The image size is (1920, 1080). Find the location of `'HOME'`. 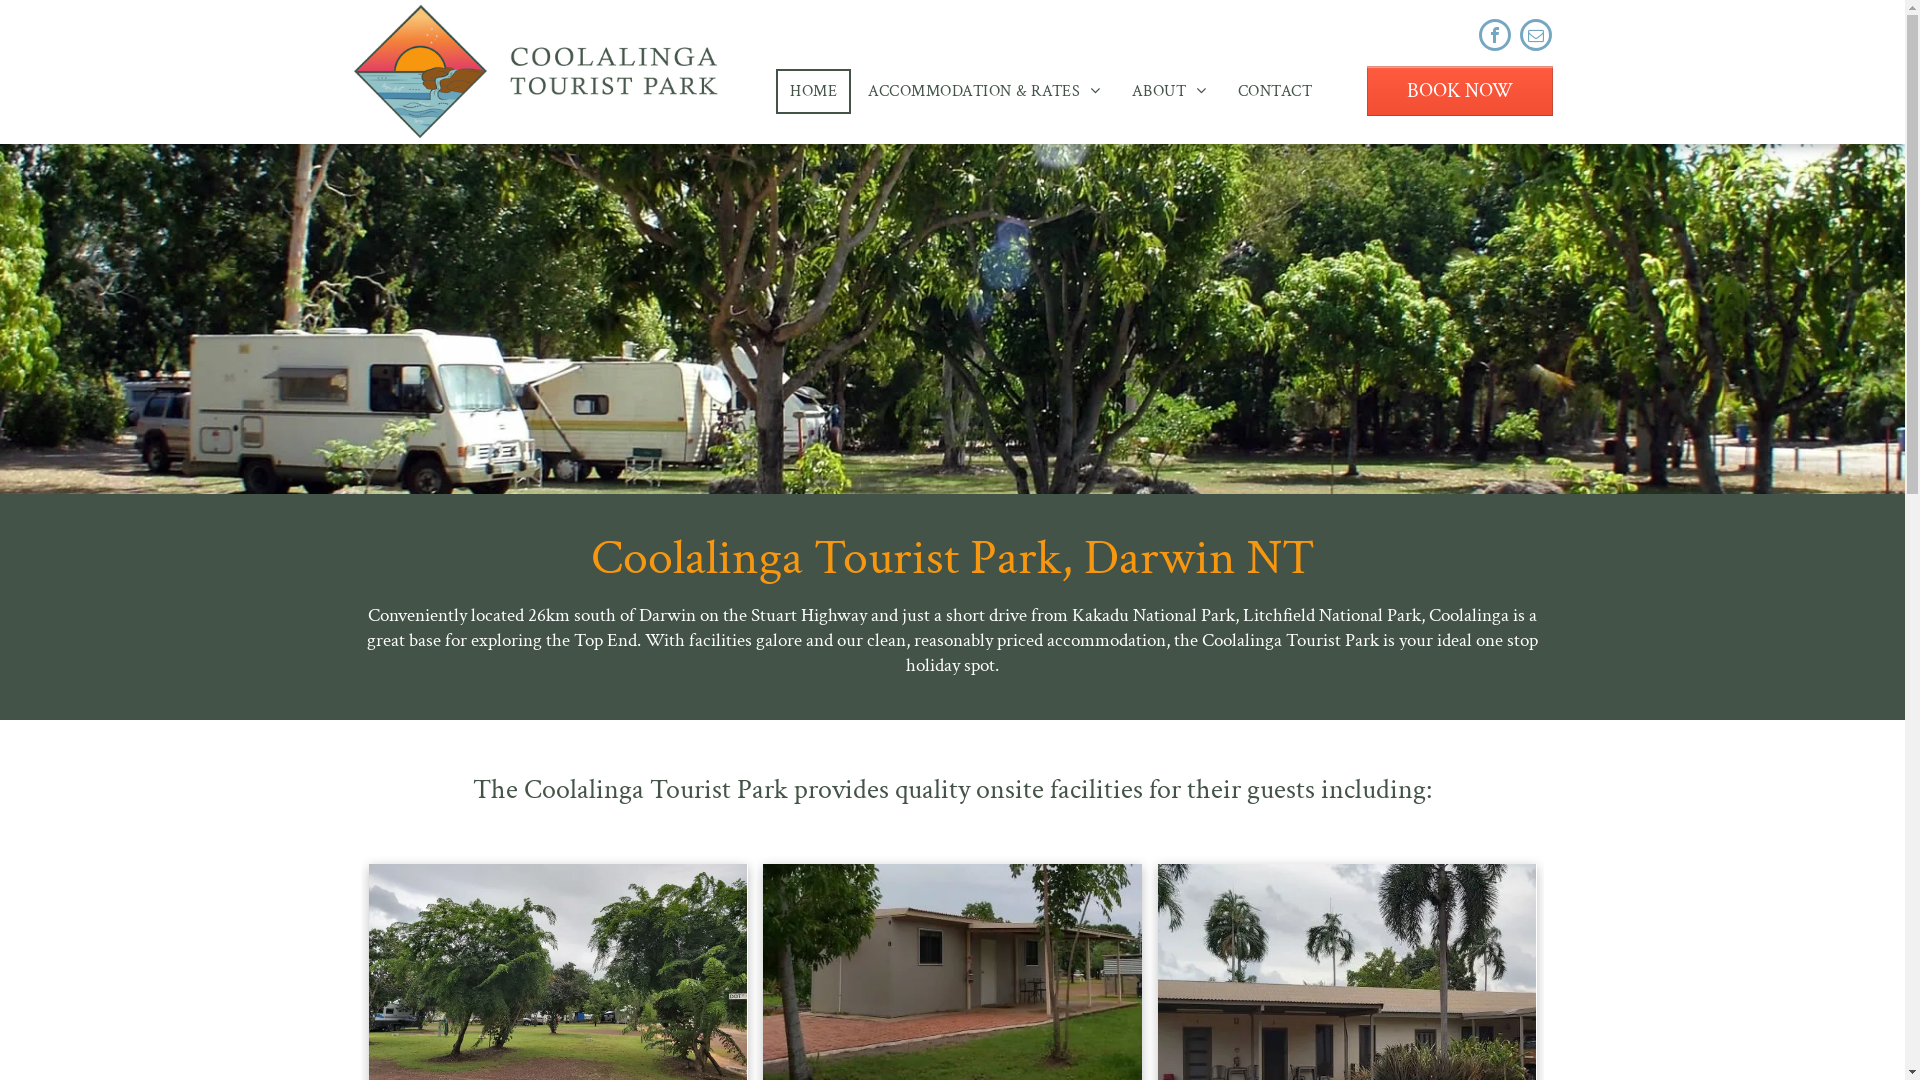

'HOME' is located at coordinates (813, 90).